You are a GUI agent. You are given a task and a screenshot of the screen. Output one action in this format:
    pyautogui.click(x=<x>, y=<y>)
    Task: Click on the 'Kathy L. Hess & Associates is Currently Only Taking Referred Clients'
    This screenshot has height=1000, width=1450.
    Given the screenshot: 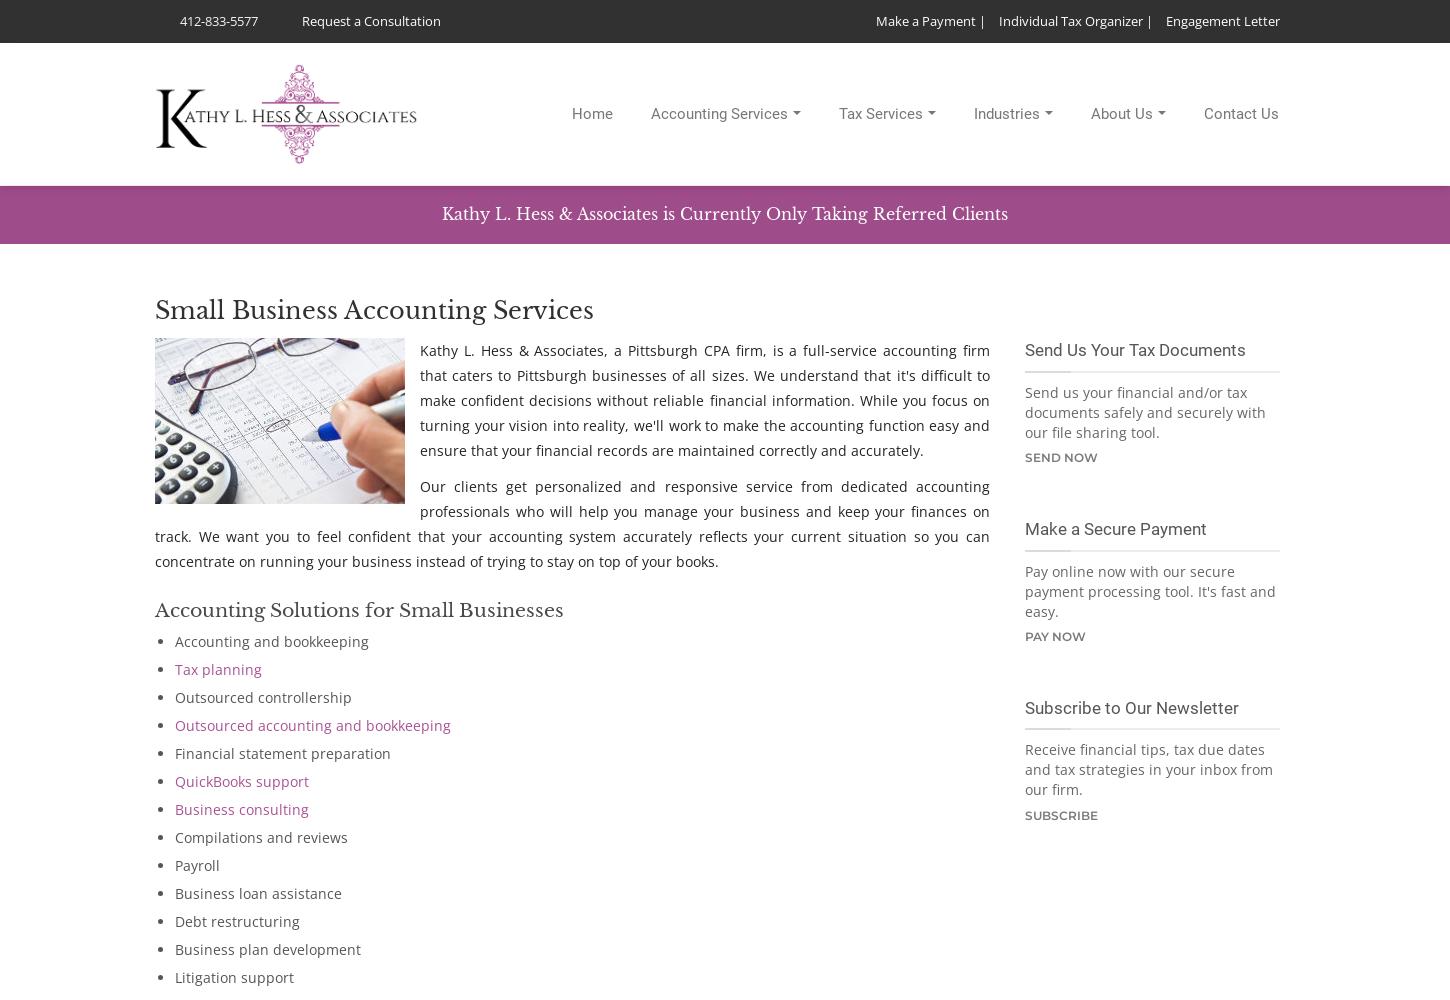 What is the action you would take?
    pyautogui.click(x=725, y=213)
    